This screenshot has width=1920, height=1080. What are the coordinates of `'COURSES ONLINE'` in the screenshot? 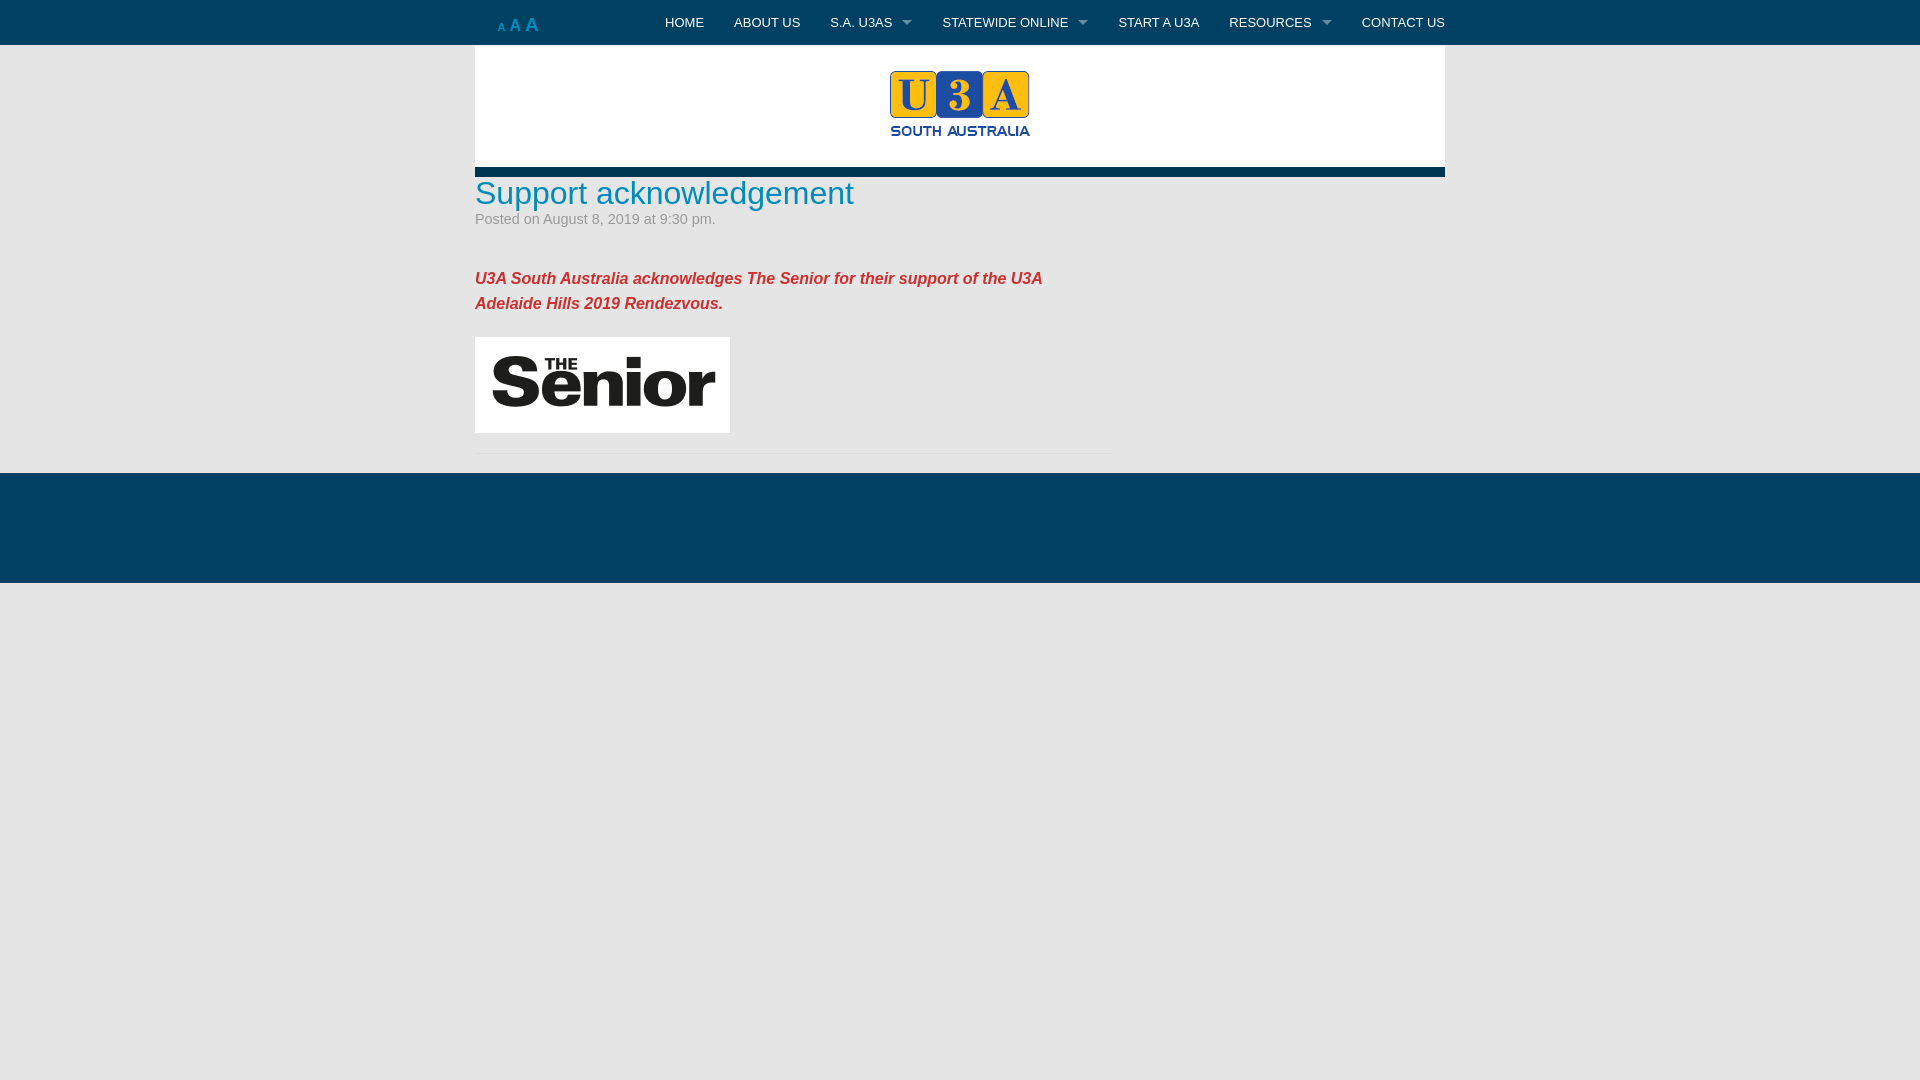 It's located at (1014, 66).